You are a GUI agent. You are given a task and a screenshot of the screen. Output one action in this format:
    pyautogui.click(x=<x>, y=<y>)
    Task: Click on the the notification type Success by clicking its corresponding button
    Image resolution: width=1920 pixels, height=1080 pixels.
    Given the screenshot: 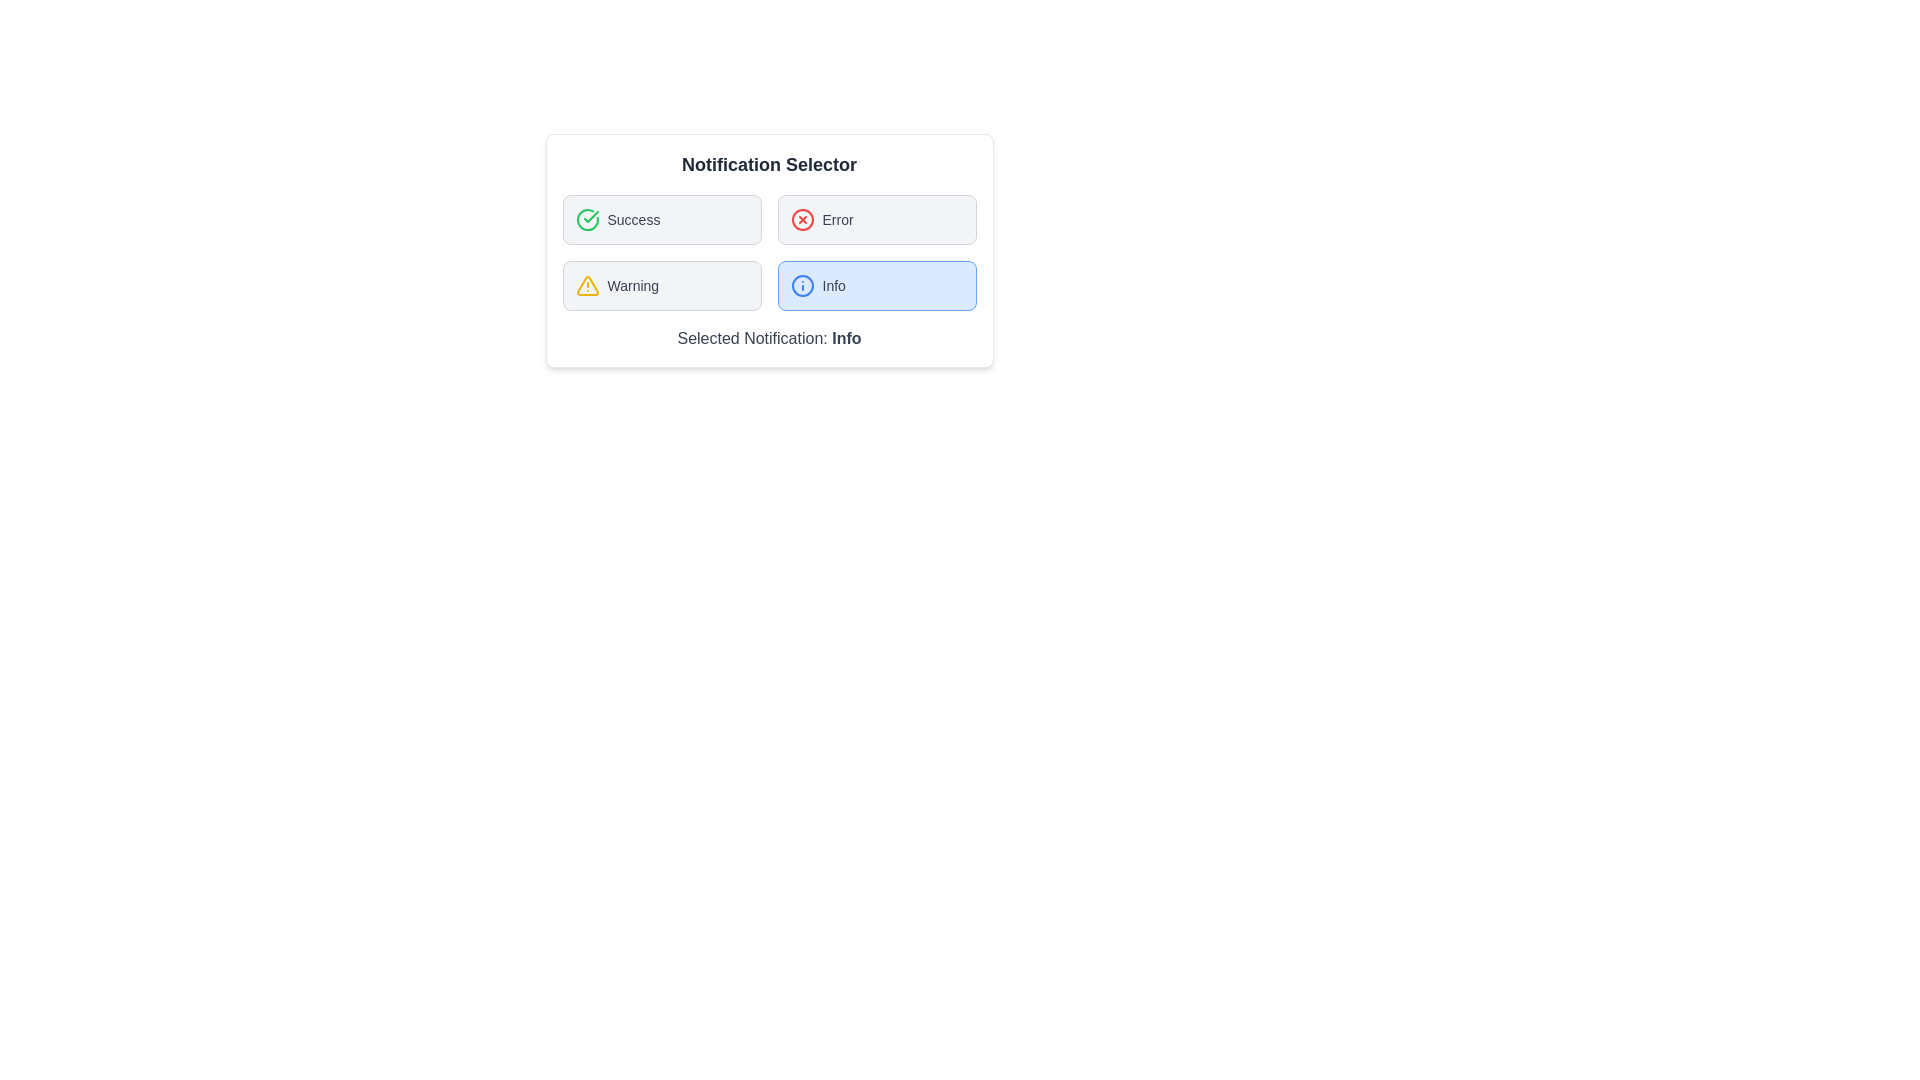 What is the action you would take?
    pyautogui.click(x=662, y=219)
    